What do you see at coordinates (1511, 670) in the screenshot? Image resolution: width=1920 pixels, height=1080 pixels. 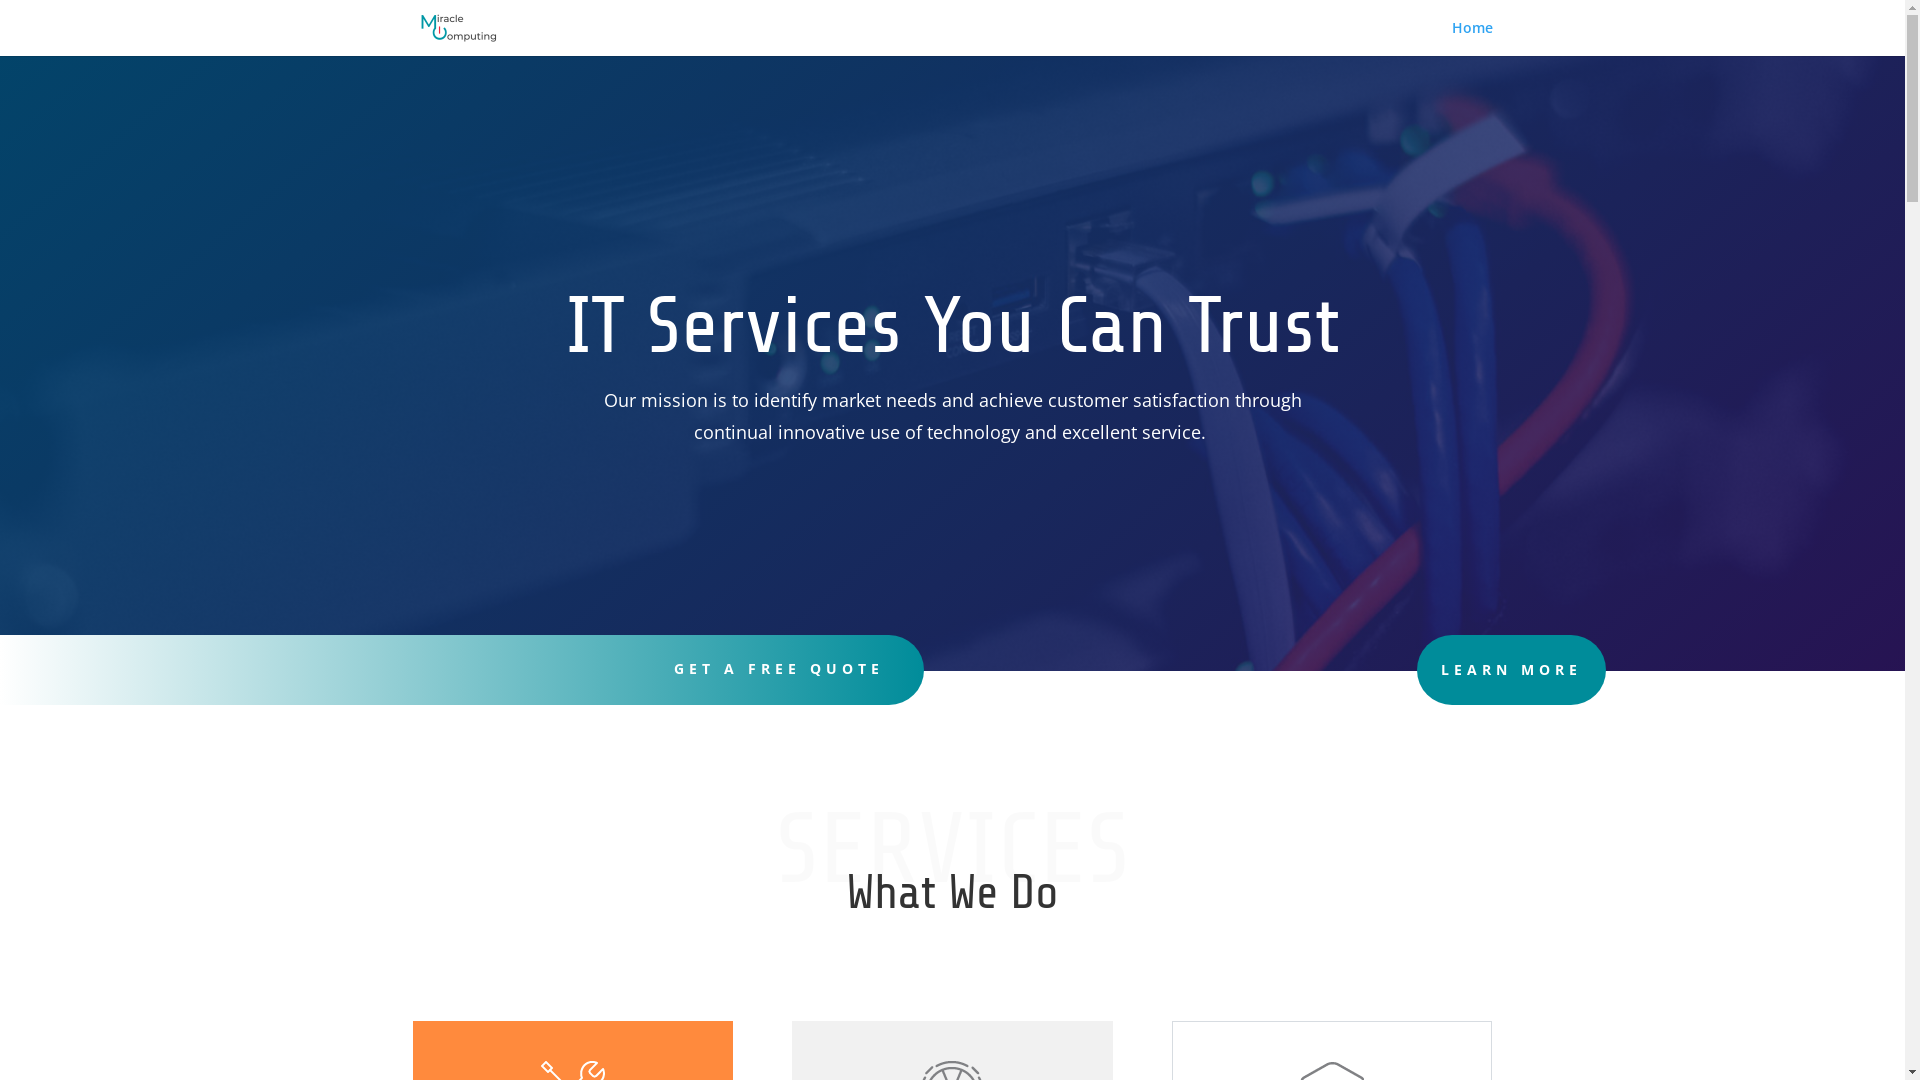 I see `'LEARN MORE'` at bounding box center [1511, 670].